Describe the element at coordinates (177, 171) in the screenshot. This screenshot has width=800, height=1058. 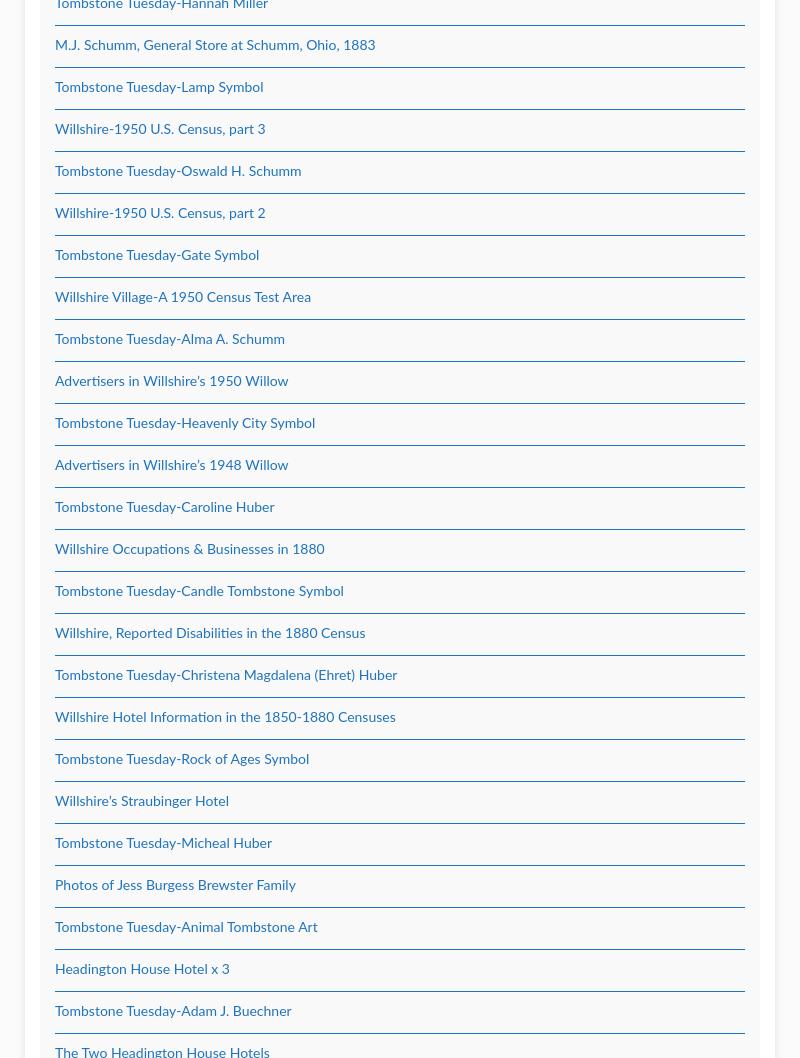
I see `'Tombstone Tuesday-Oswald H. Schumm'` at that location.